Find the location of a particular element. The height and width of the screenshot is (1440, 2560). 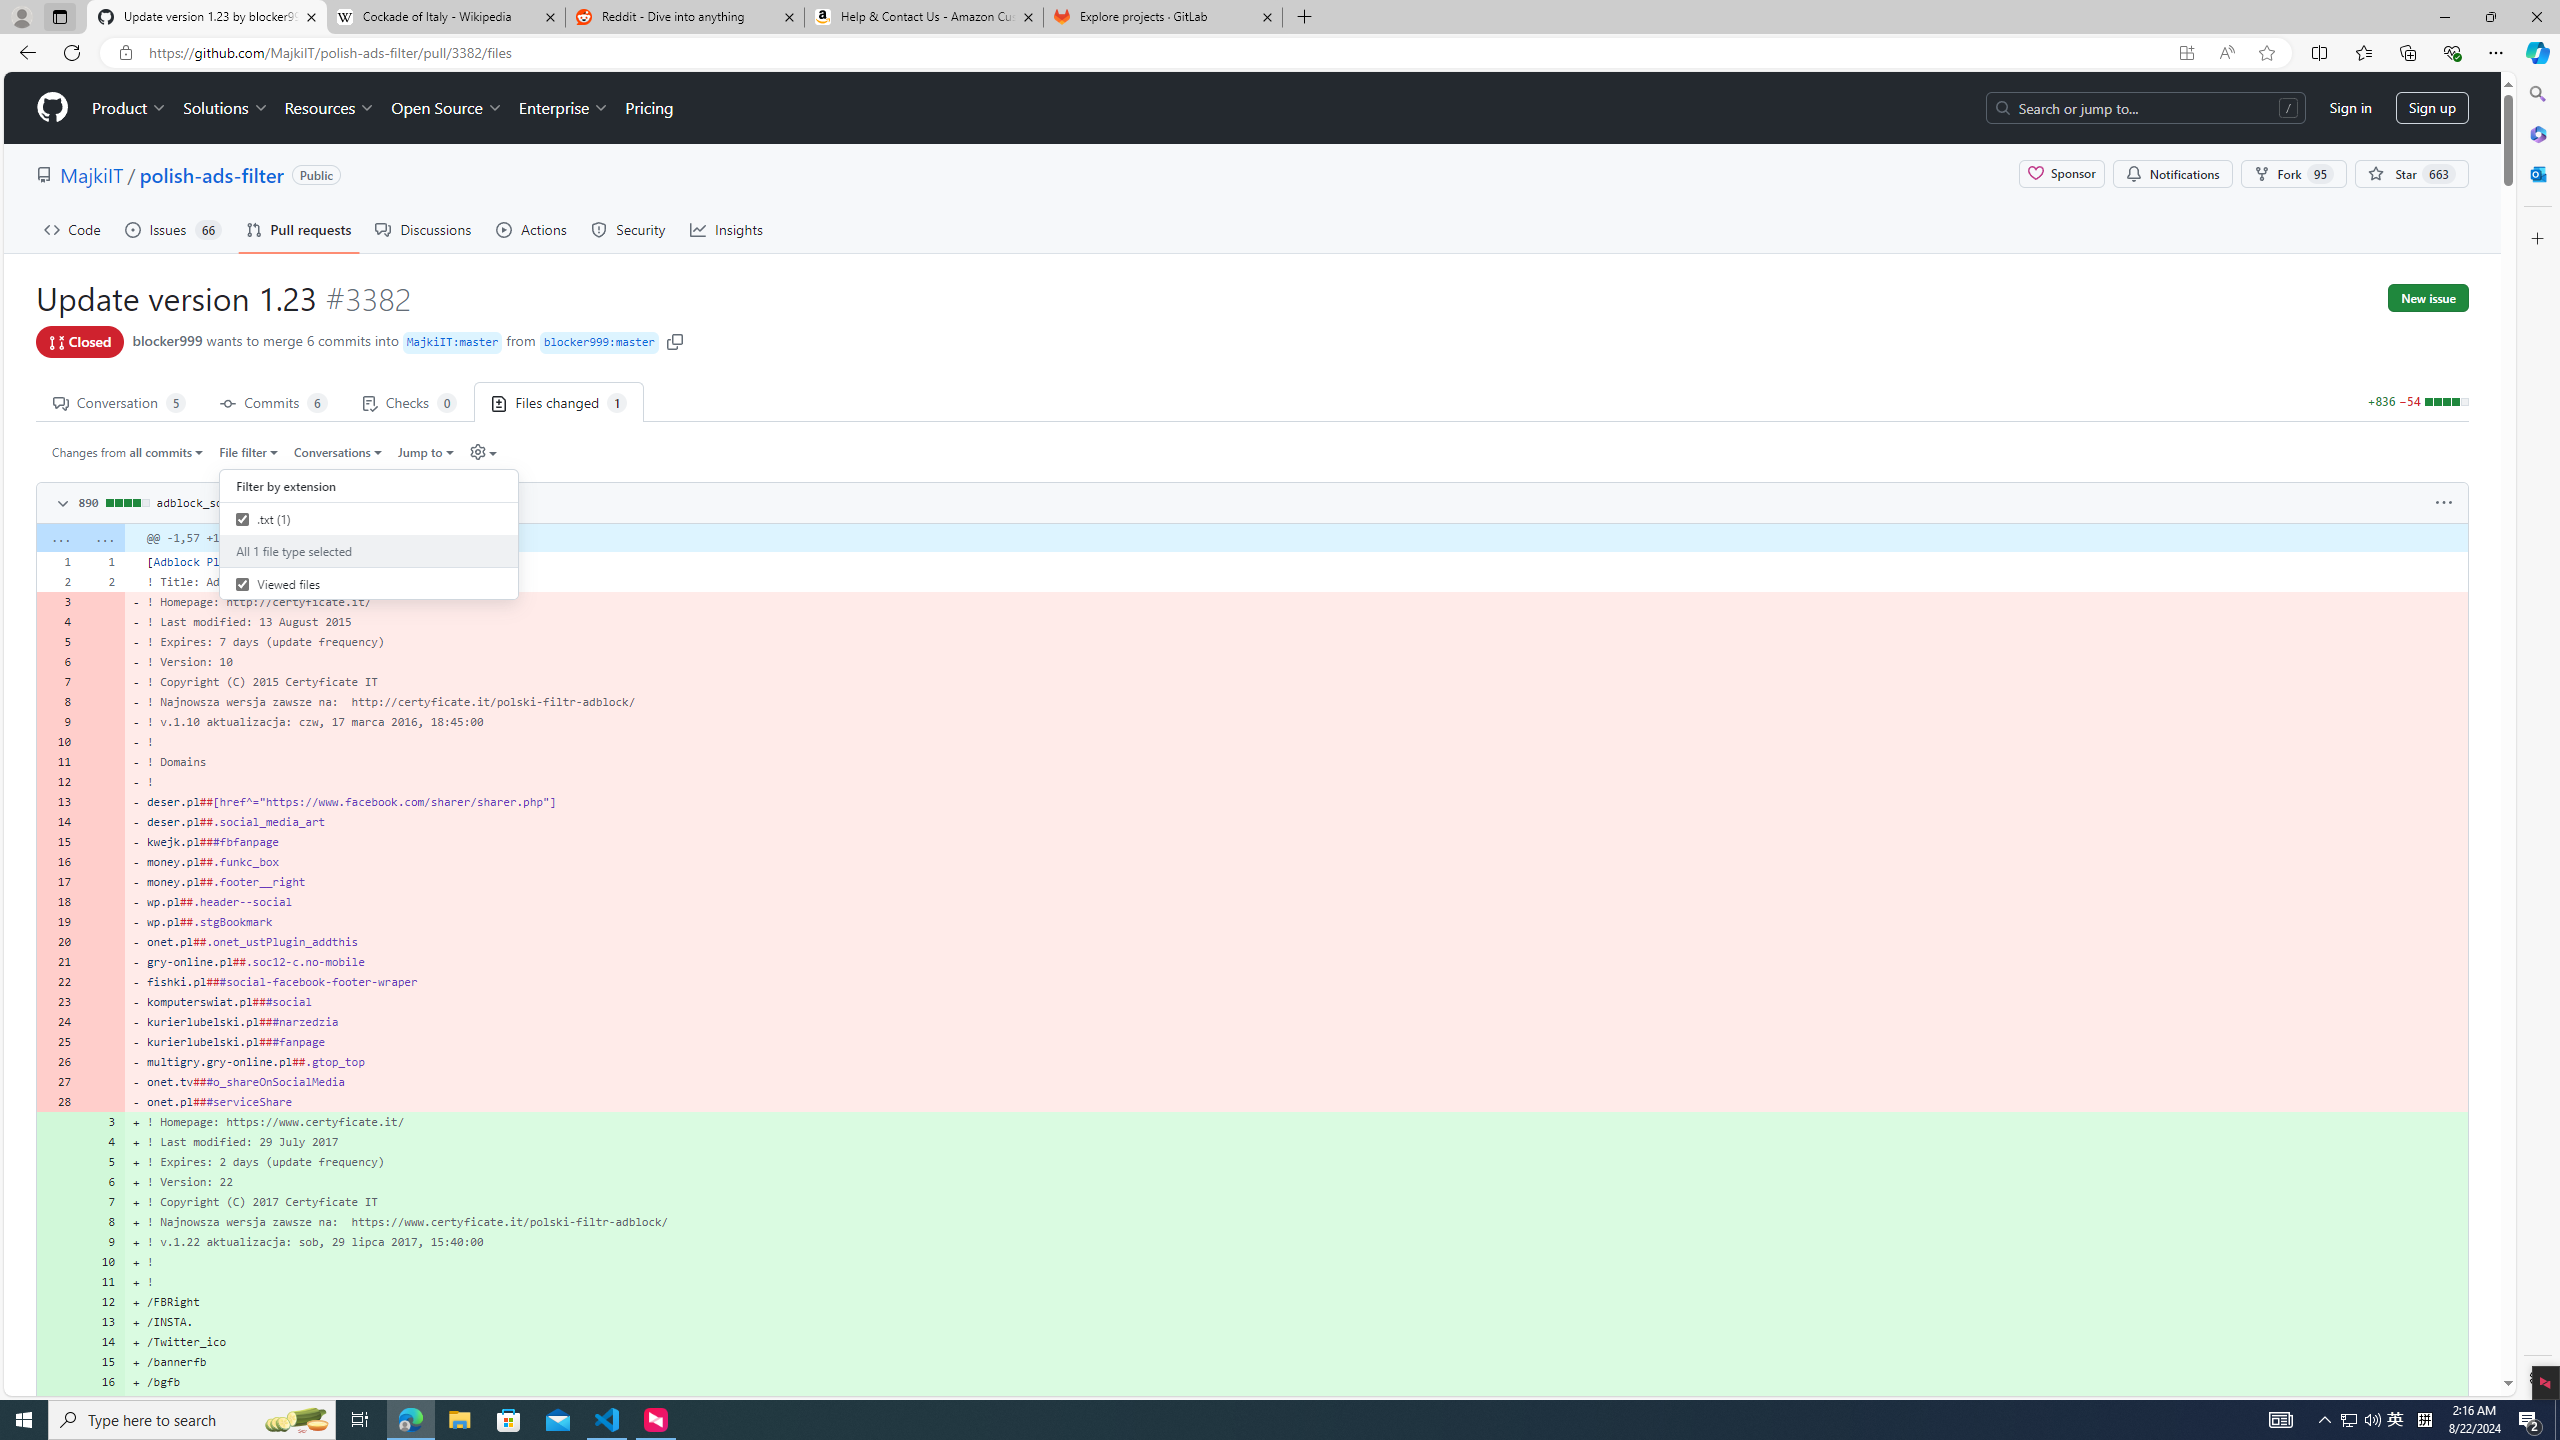

'...' is located at coordinates (102, 536).